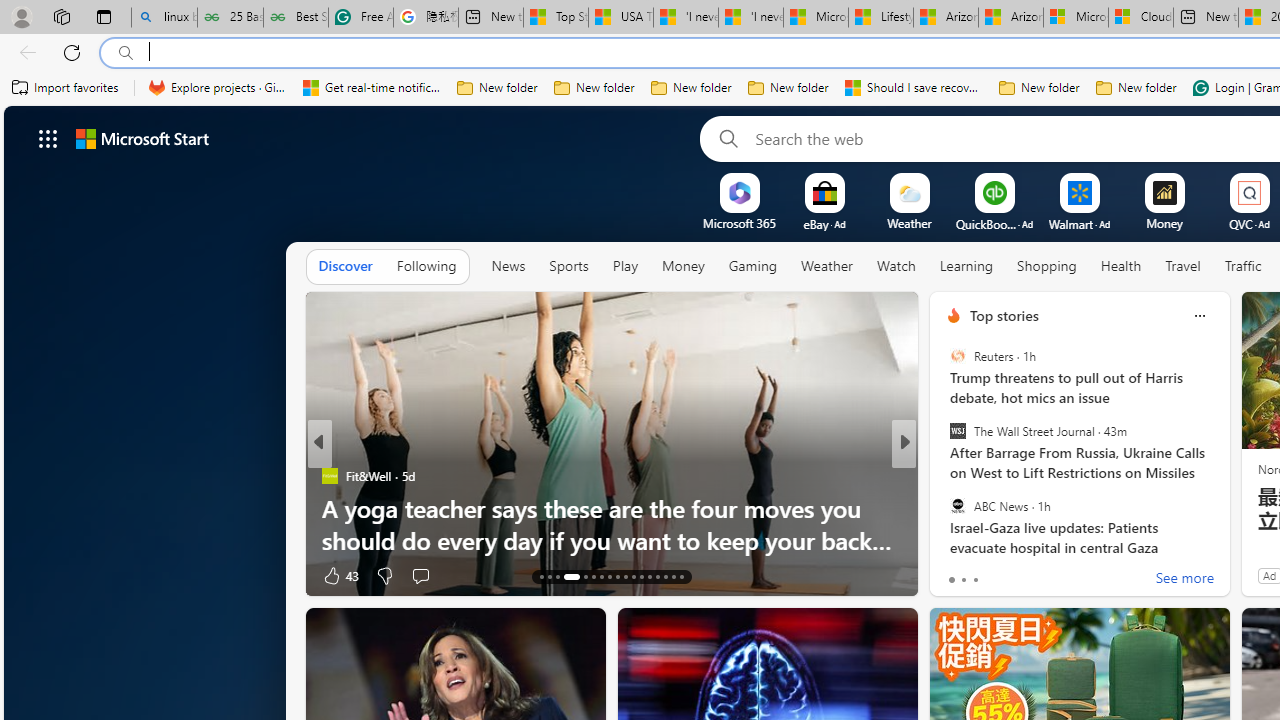 This screenshot has height=720, width=1280. I want to click on 'linux basic - Search', so click(164, 17).